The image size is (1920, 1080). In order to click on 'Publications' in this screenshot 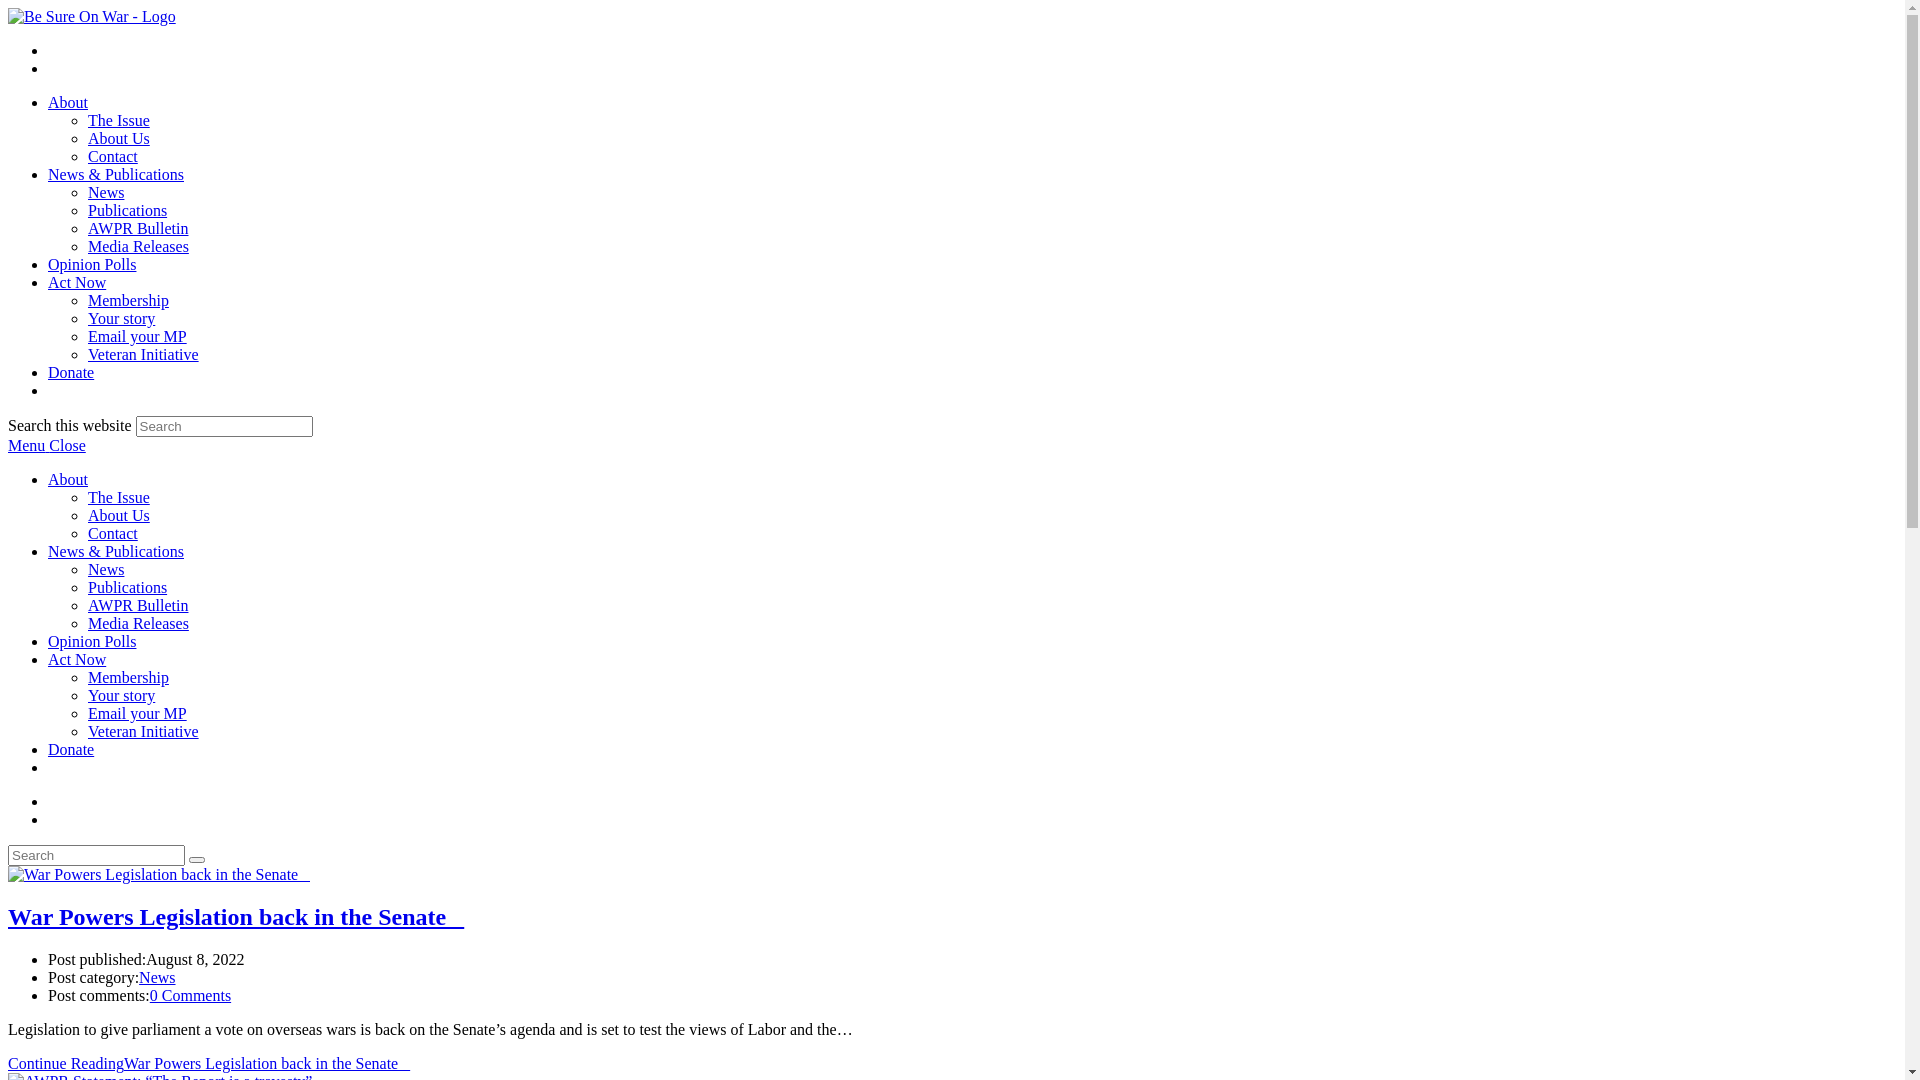, I will do `click(126, 210)`.